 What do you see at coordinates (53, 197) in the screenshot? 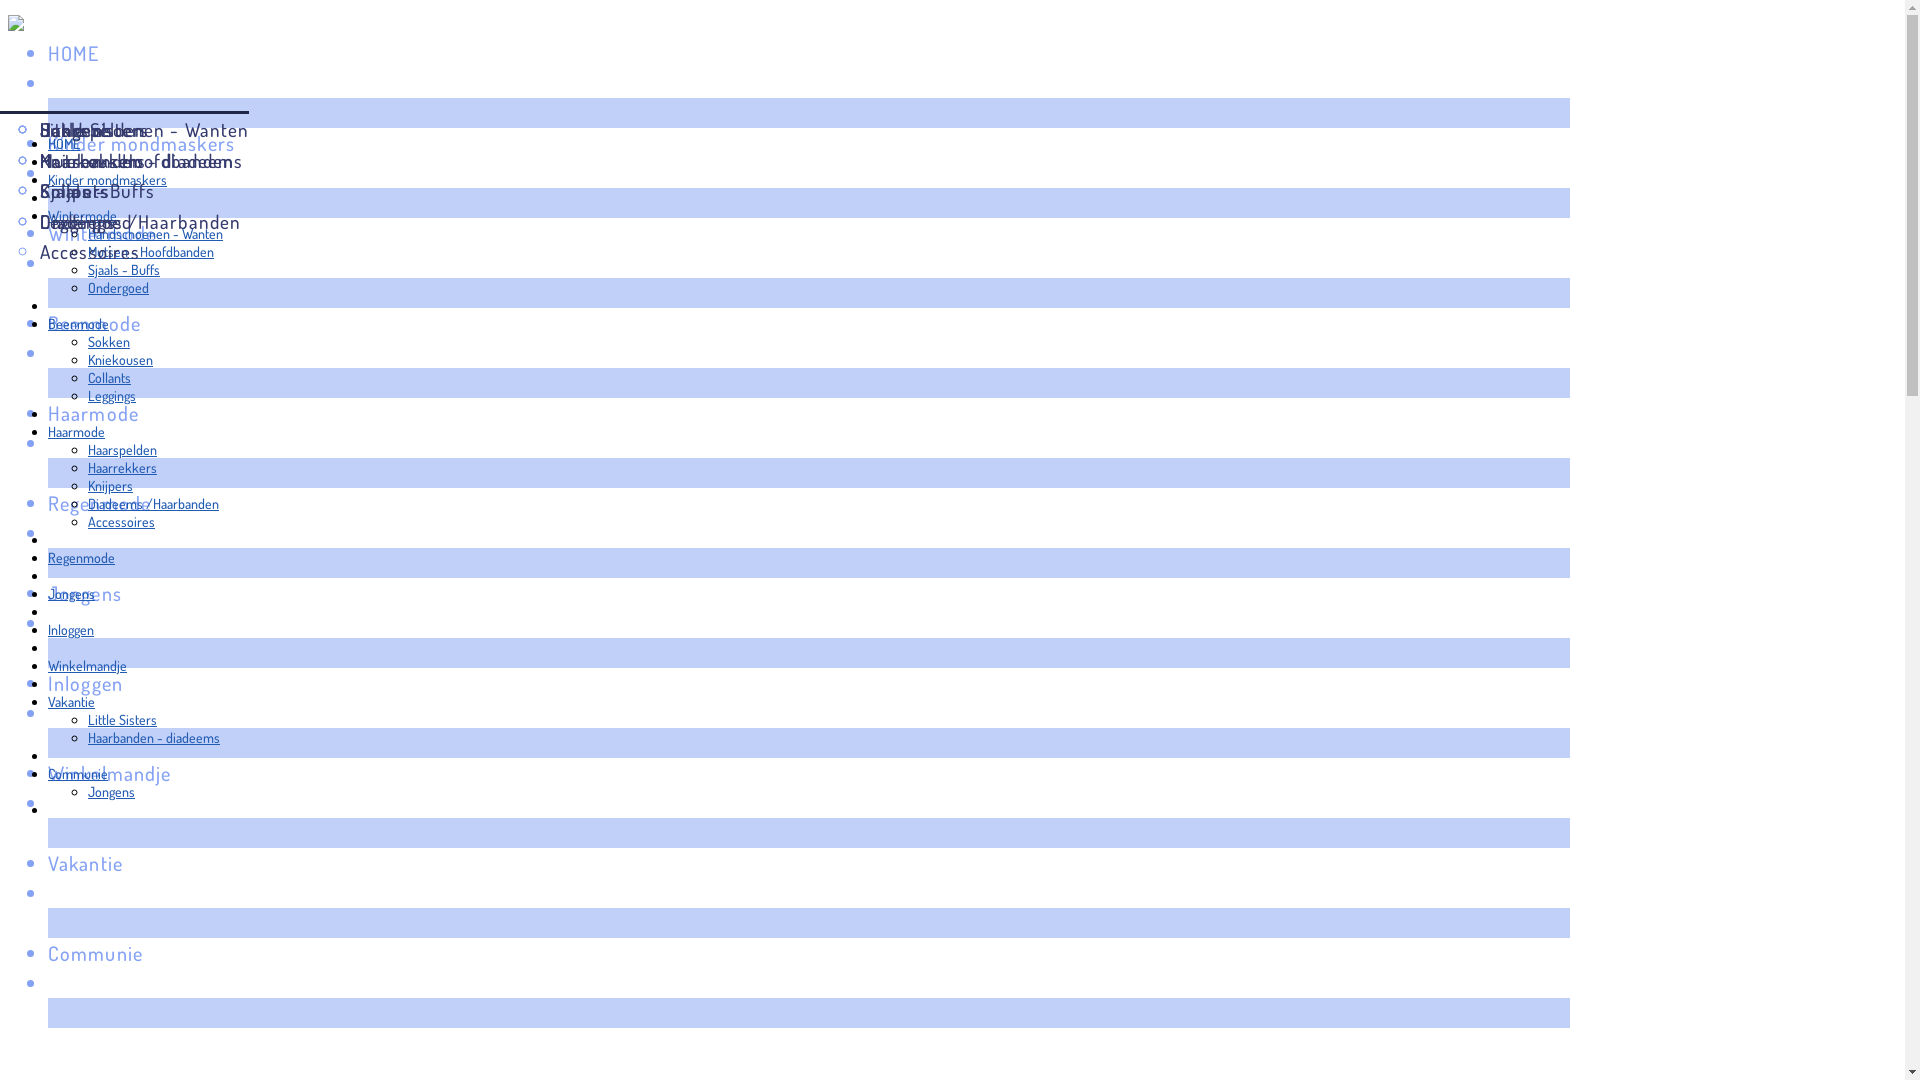
I see `' '` at bounding box center [53, 197].